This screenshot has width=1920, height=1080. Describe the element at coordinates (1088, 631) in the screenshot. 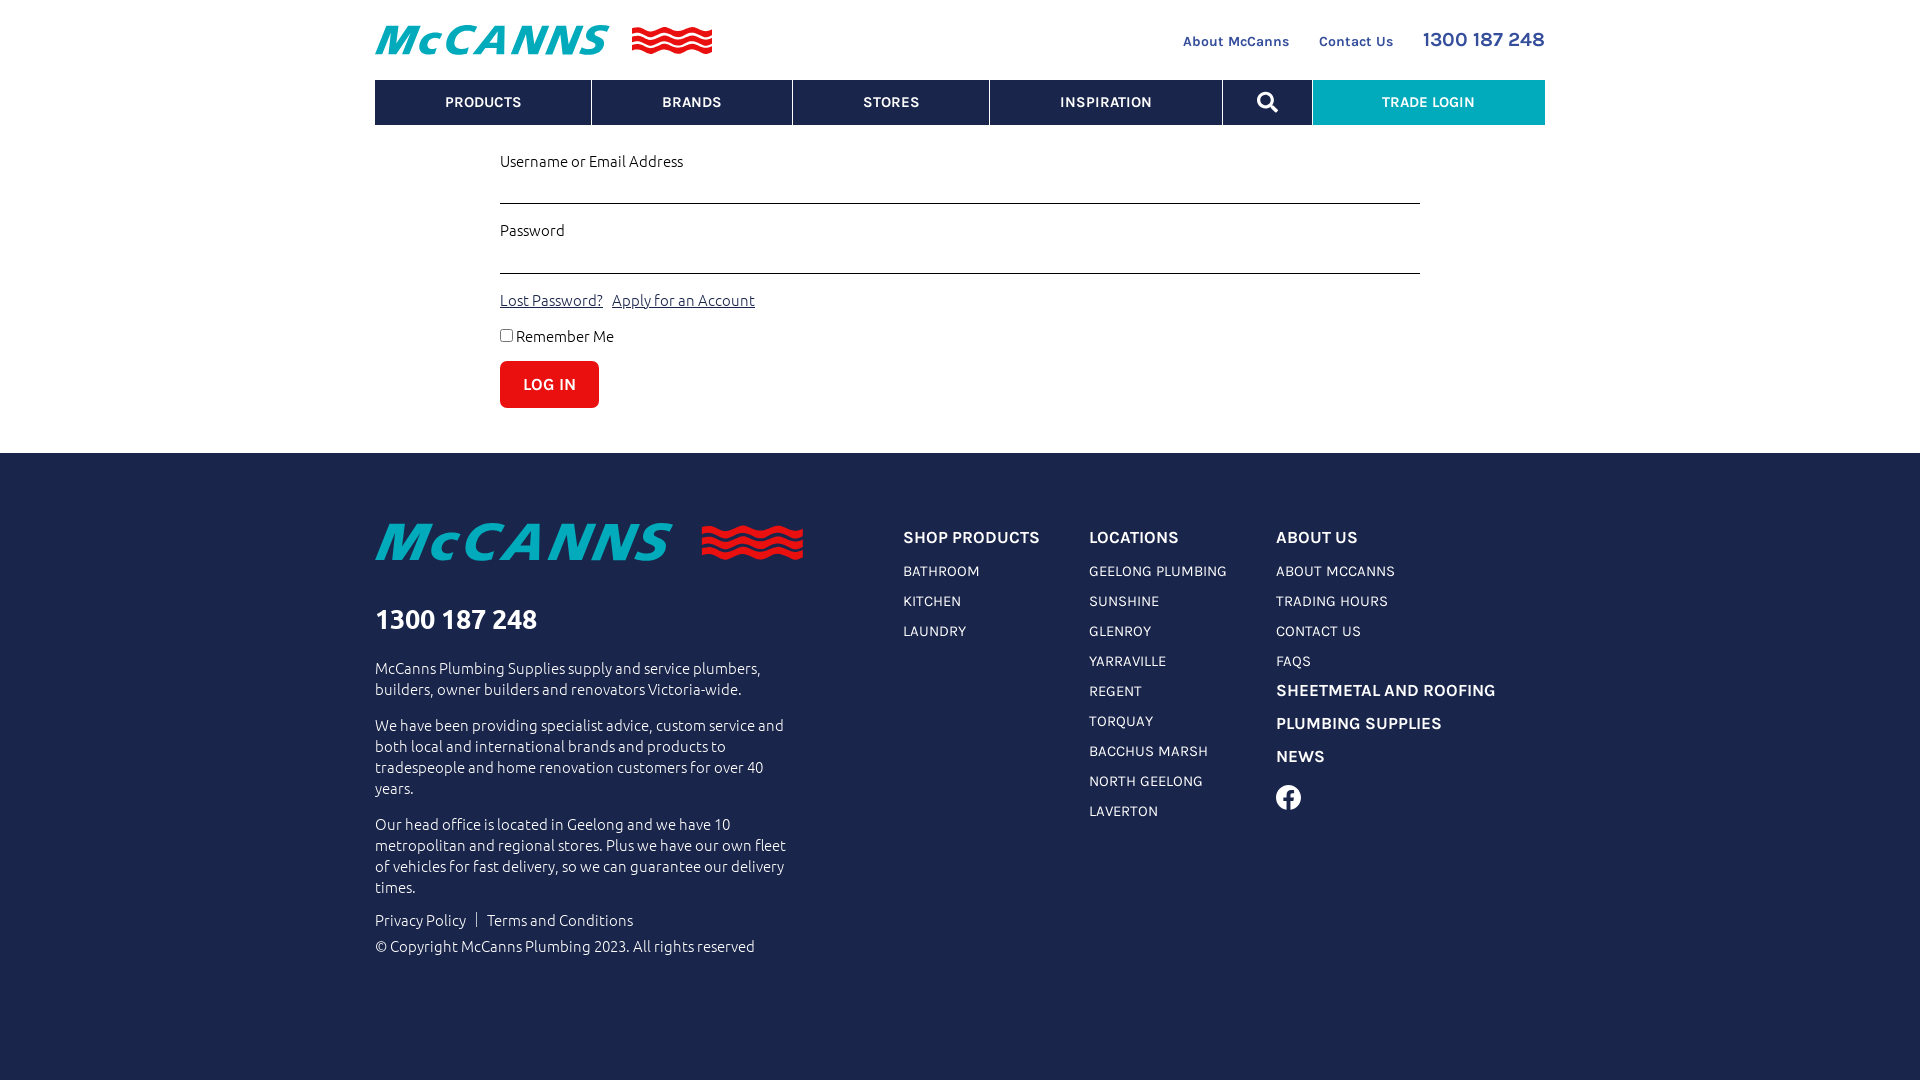

I see `'GLENROY'` at that location.